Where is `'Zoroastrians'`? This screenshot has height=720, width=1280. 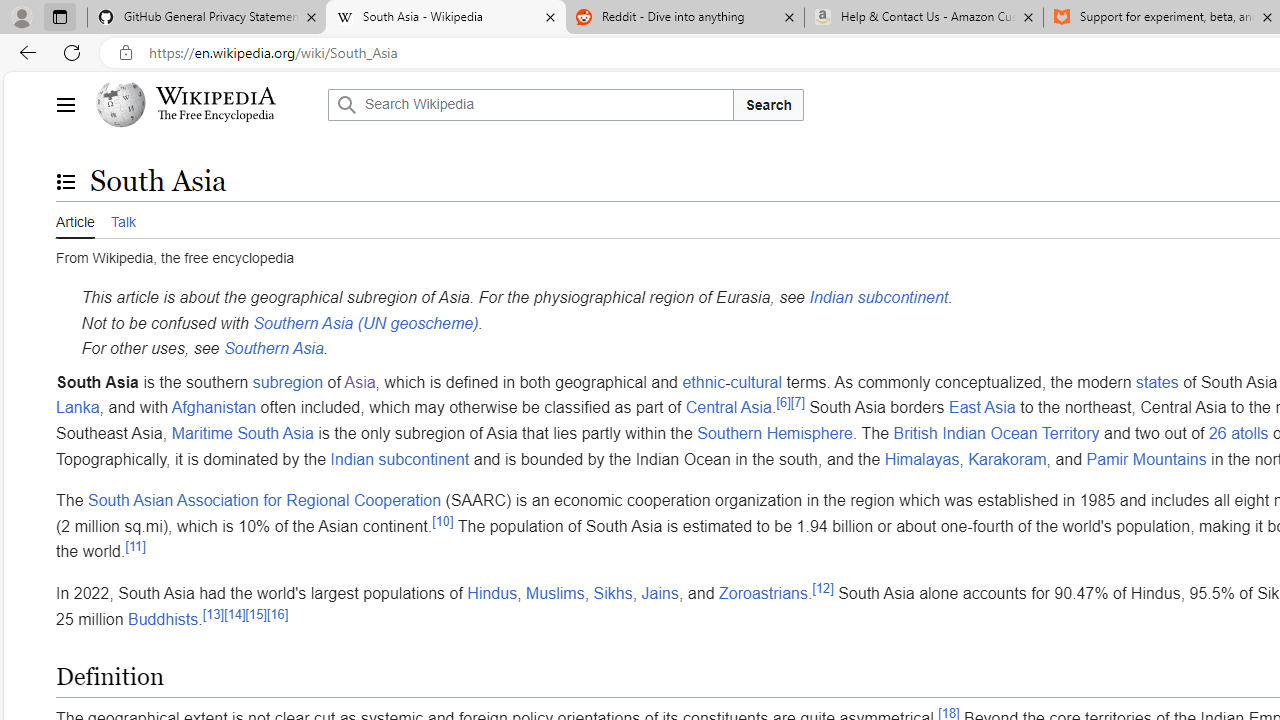
'Zoroastrians' is located at coordinates (762, 591).